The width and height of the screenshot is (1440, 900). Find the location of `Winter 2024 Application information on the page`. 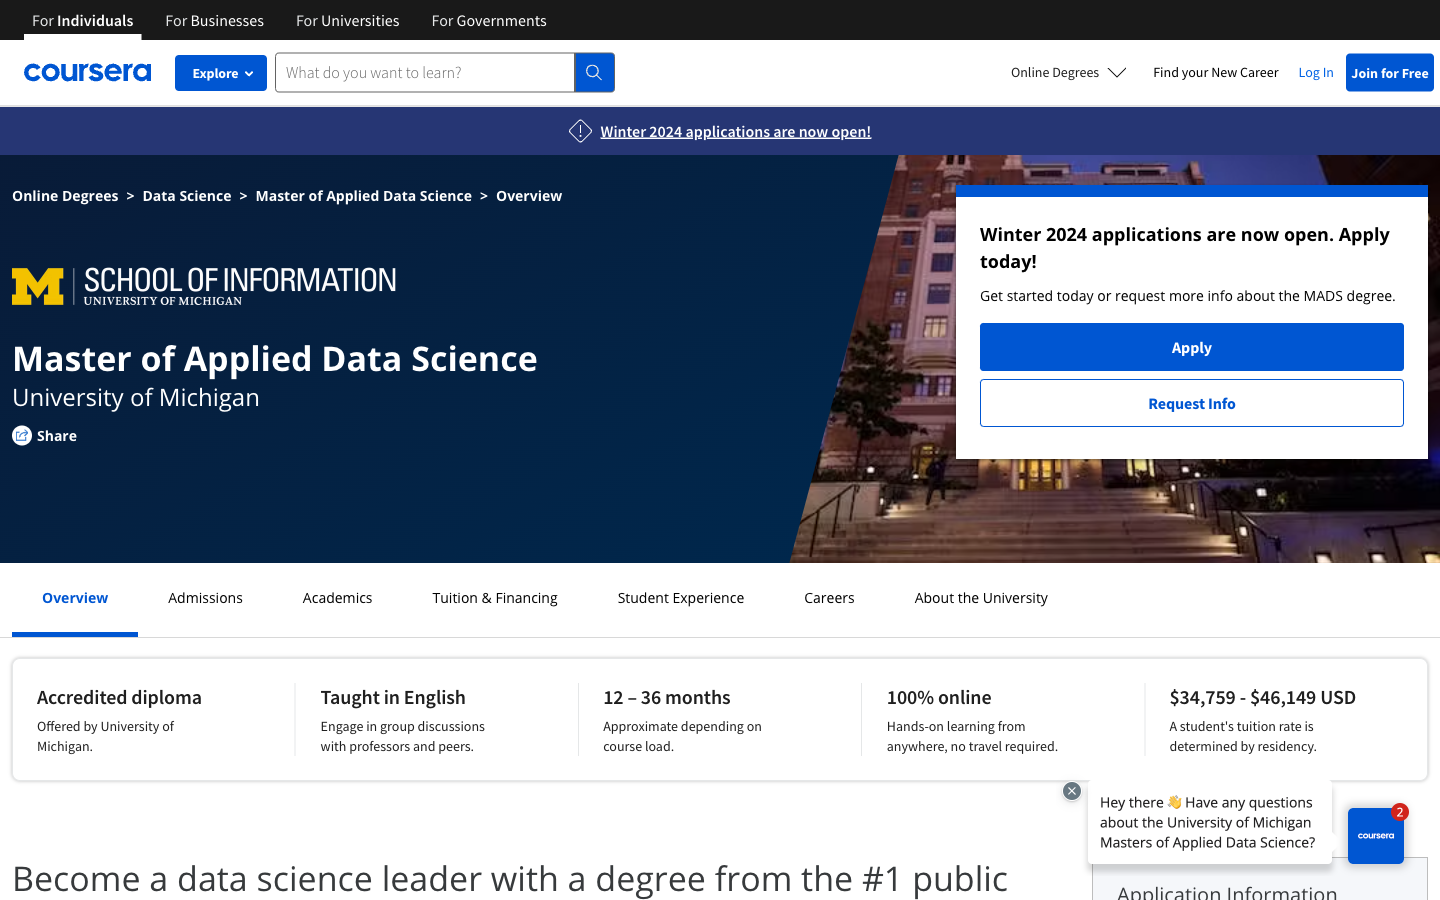

Winter 2024 Application information on the page is located at coordinates (734, 131).